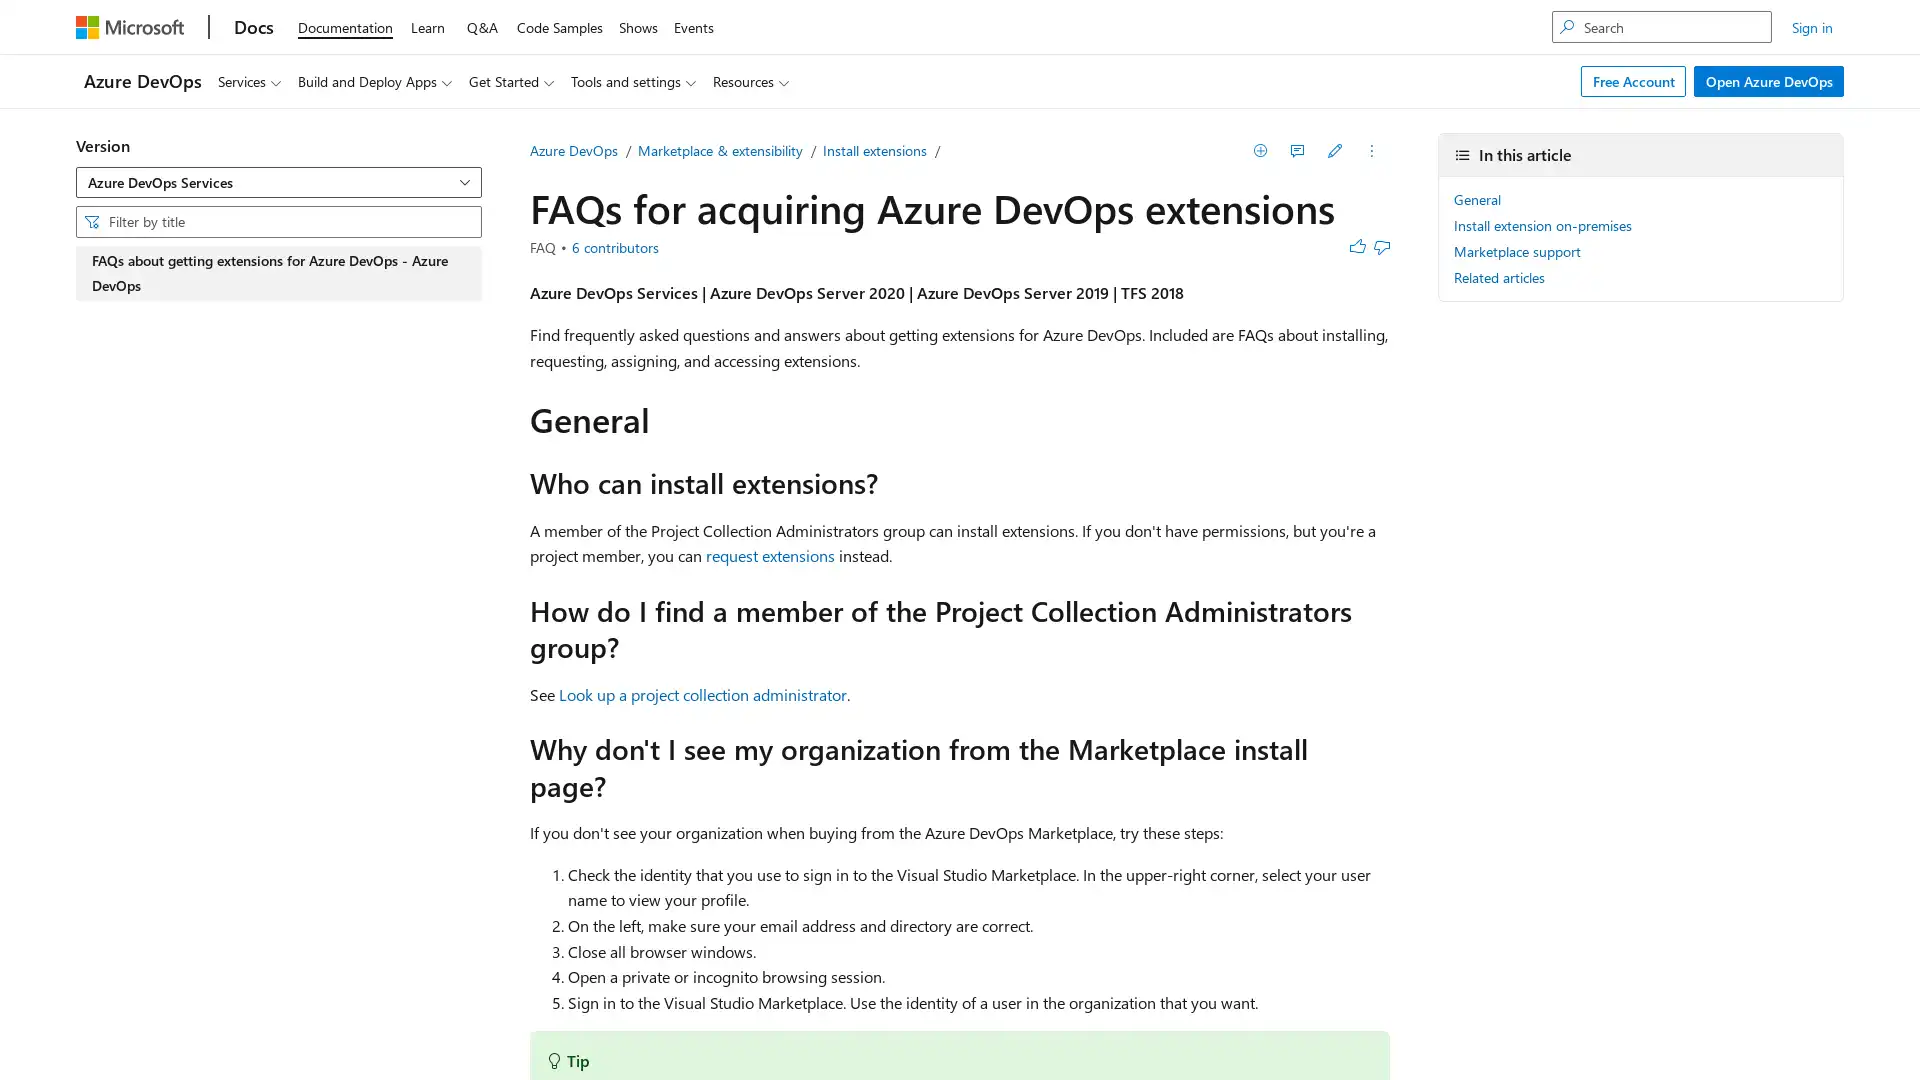  What do you see at coordinates (750, 80) in the screenshot?
I see `Resources` at bounding box center [750, 80].